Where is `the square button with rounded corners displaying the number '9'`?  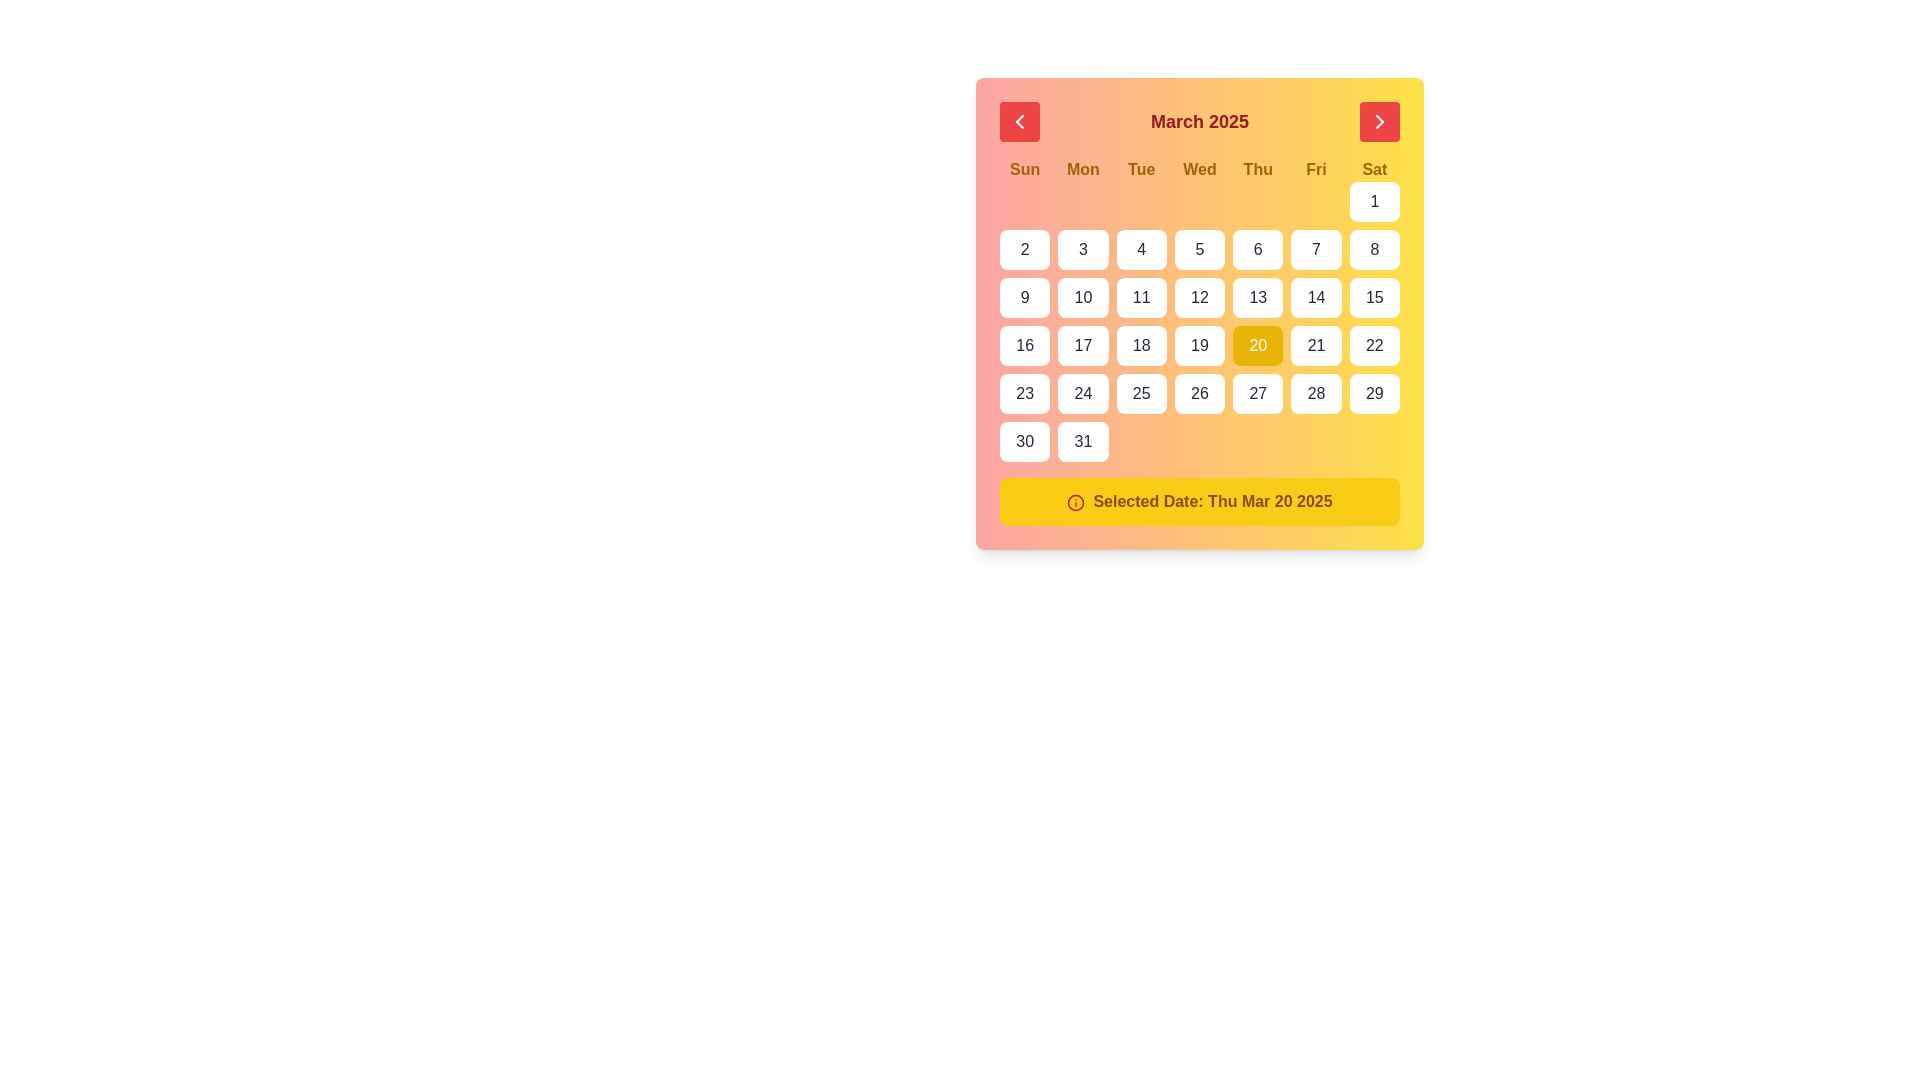
the square button with rounded corners displaying the number '9' is located at coordinates (1025, 297).